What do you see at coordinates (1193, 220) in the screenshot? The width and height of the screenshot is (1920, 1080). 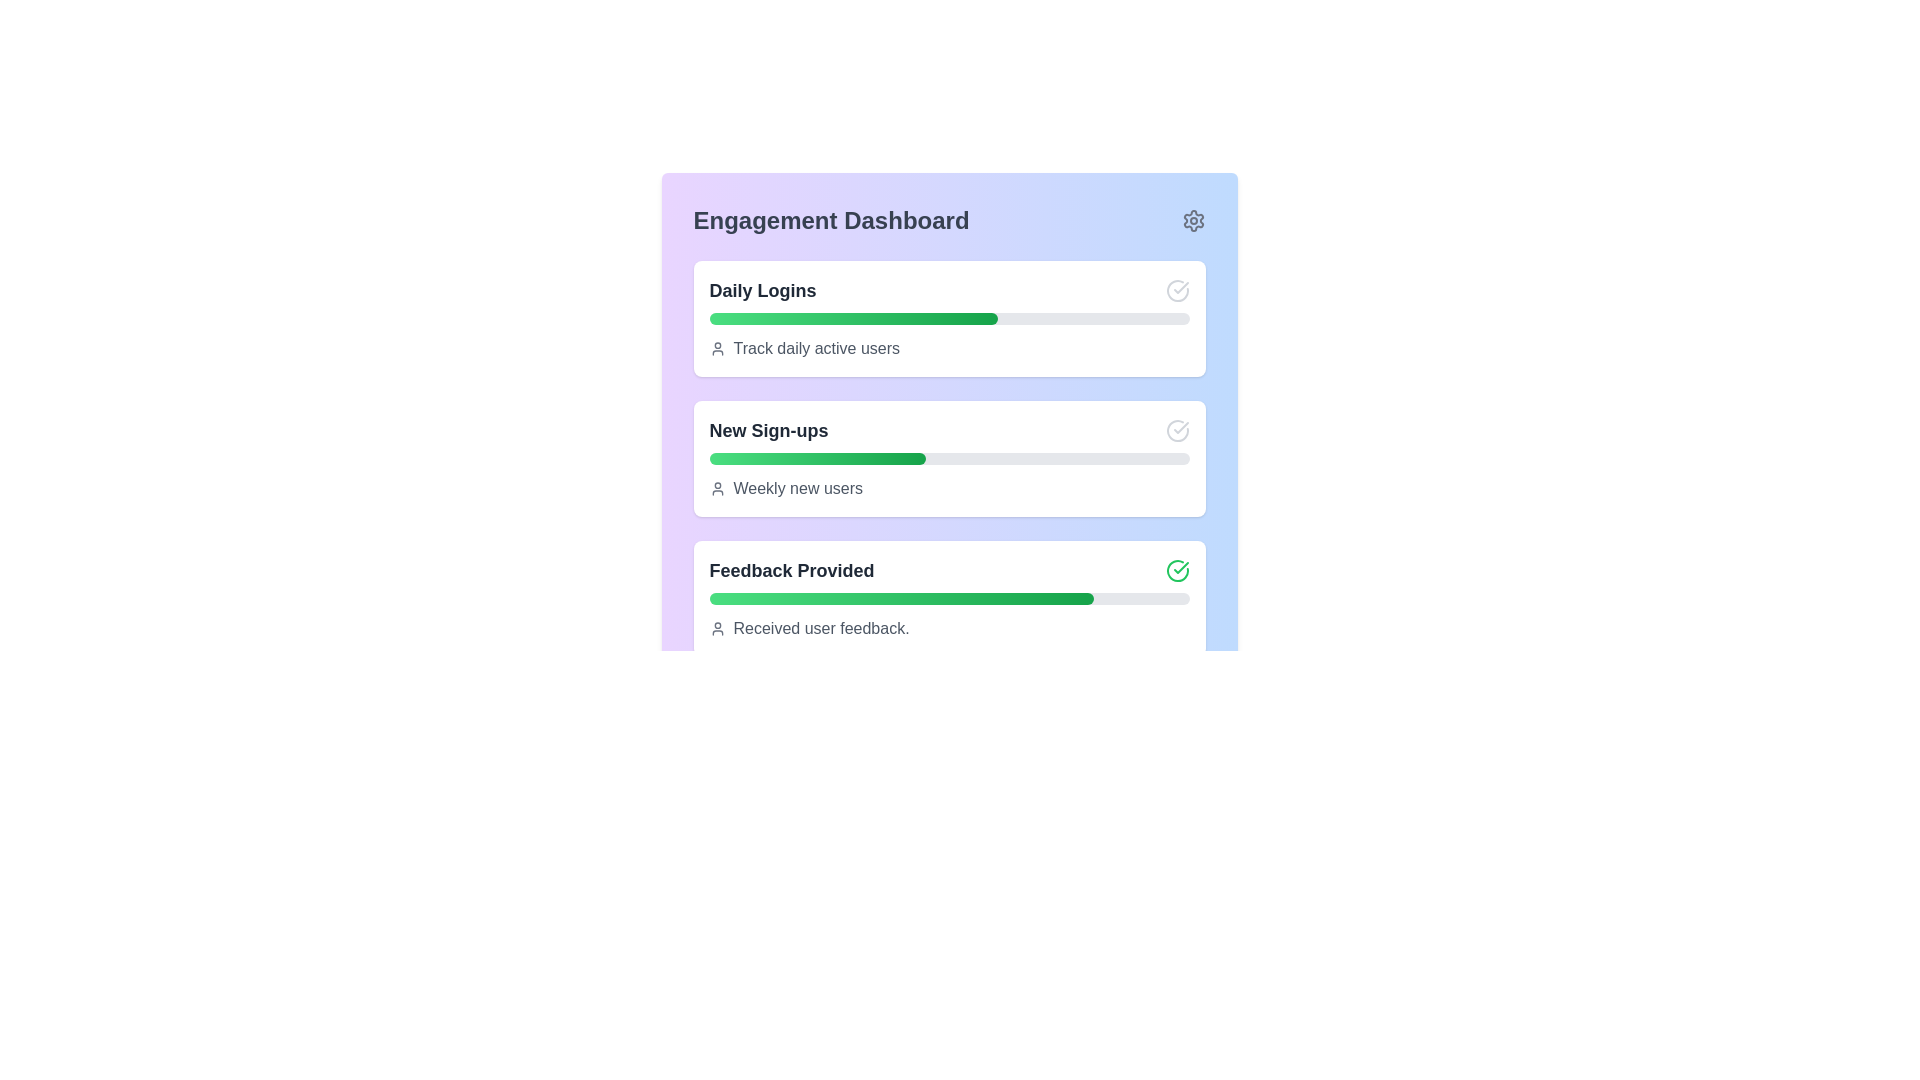 I see `the gear/settings icon, which is a gray cogwheel located at the top-right corner of the Engagement Dashboard` at bounding box center [1193, 220].